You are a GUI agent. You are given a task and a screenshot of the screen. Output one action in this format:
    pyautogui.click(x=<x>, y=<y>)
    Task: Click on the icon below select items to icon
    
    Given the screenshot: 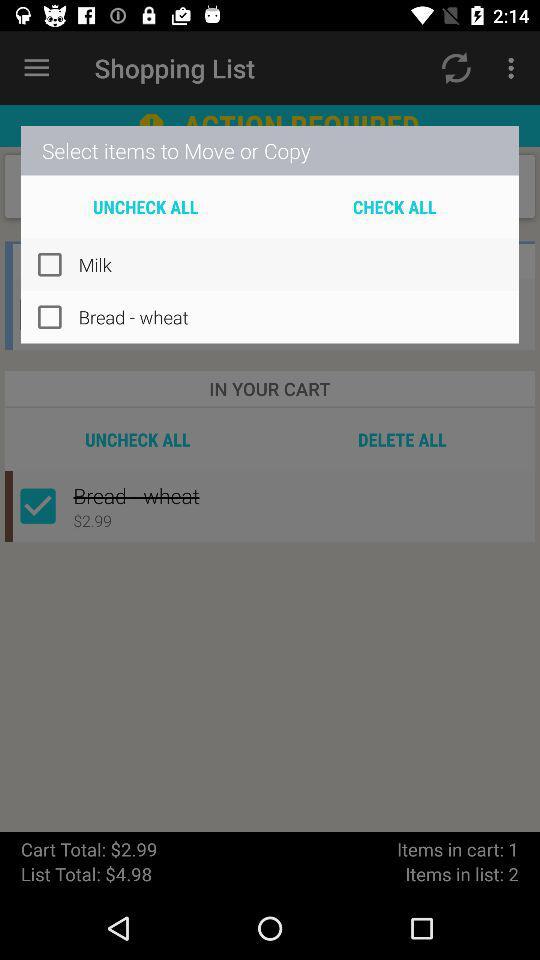 What is the action you would take?
    pyautogui.click(x=394, y=206)
    